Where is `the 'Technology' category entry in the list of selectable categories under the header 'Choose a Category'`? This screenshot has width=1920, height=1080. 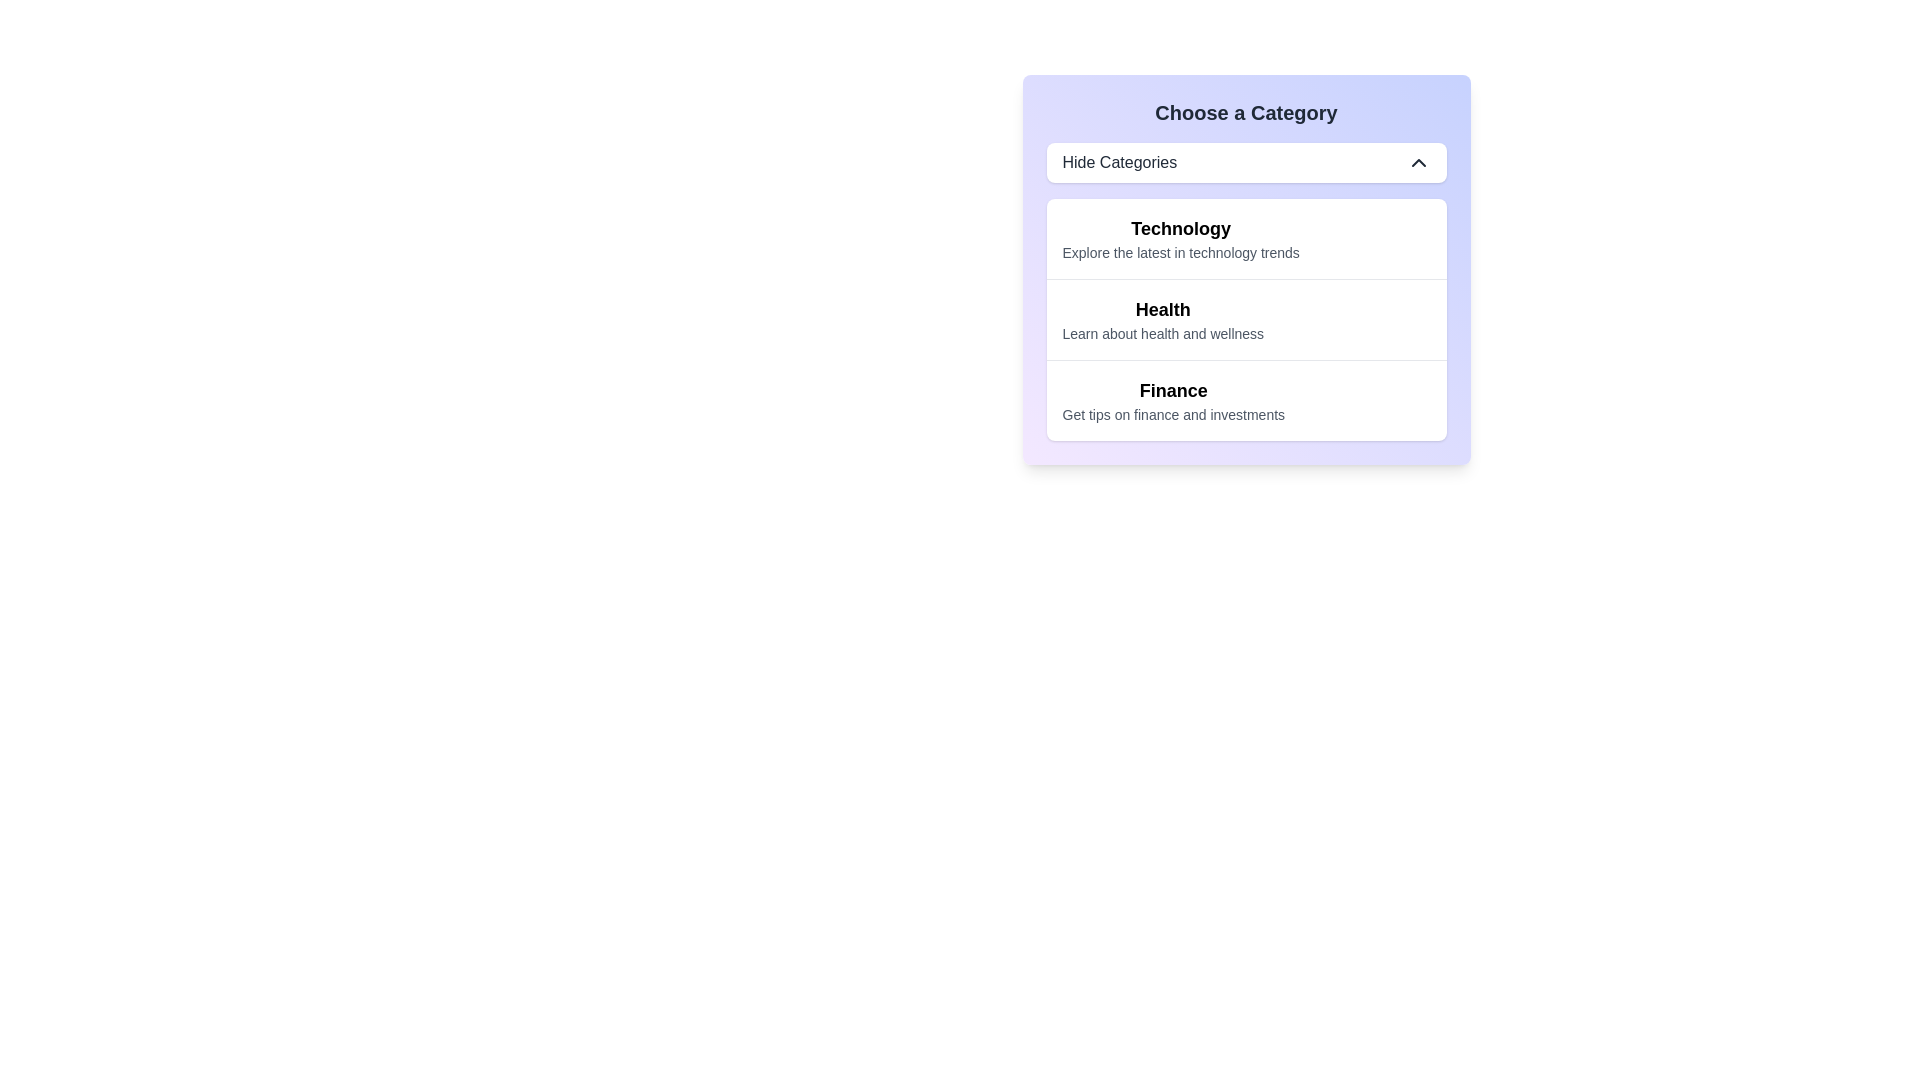 the 'Technology' category entry in the list of selectable categories under the header 'Choose a Category' is located at coordinates (1245, 238).